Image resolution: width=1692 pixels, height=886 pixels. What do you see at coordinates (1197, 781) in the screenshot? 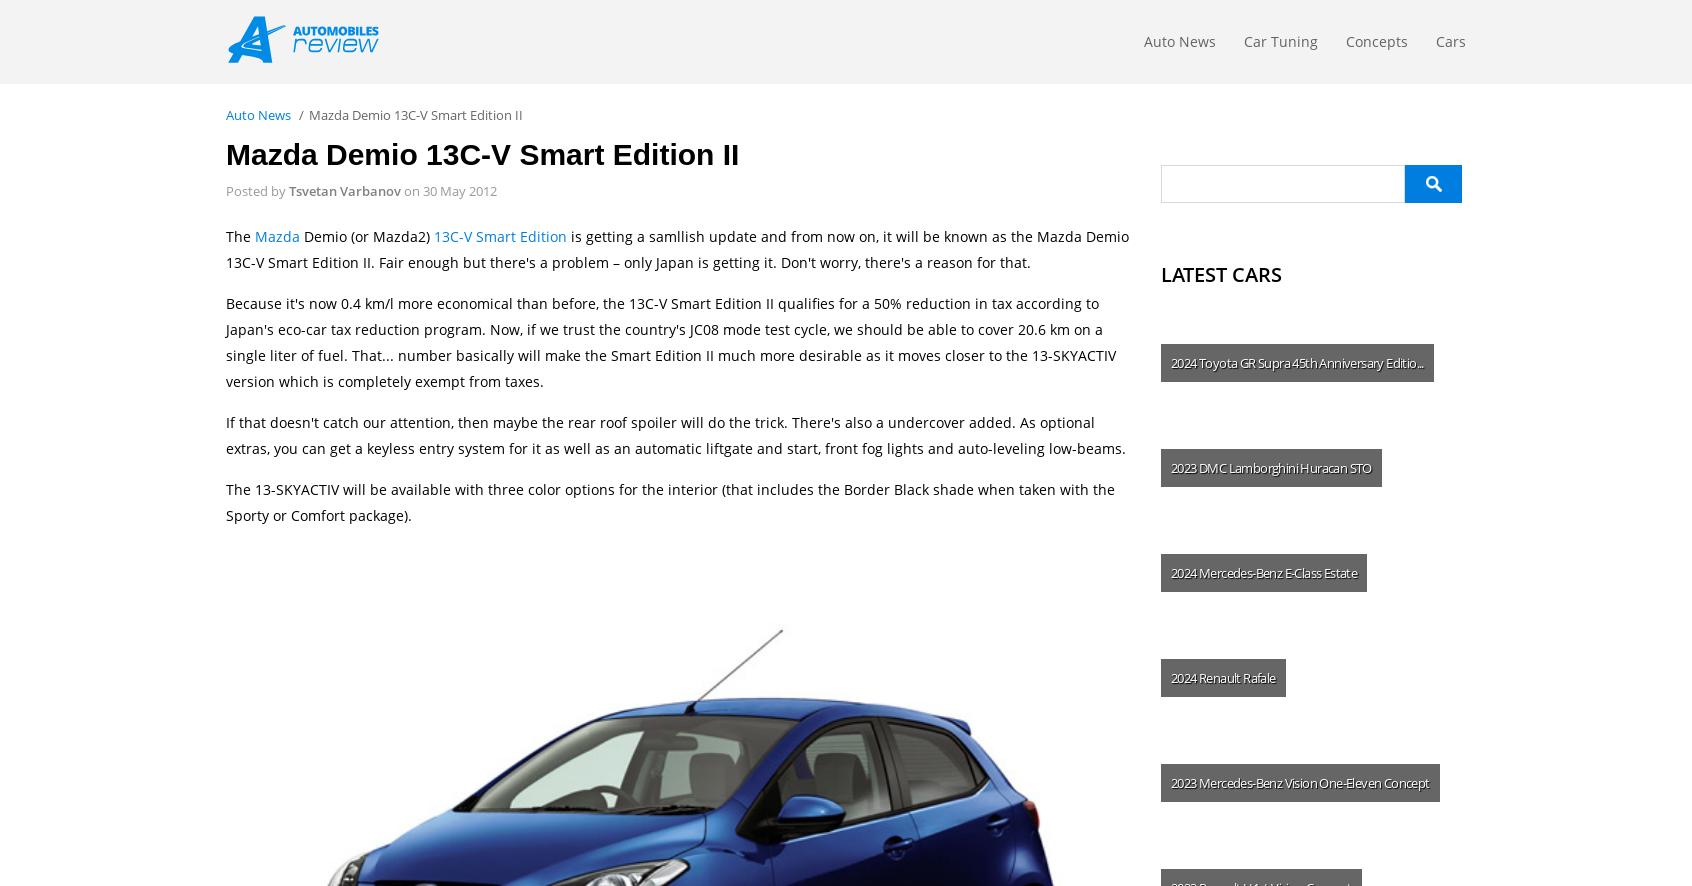
I see `'Mercedes-Benz Vision One-Eleven Concept'` at bounding box center [1197, 781].